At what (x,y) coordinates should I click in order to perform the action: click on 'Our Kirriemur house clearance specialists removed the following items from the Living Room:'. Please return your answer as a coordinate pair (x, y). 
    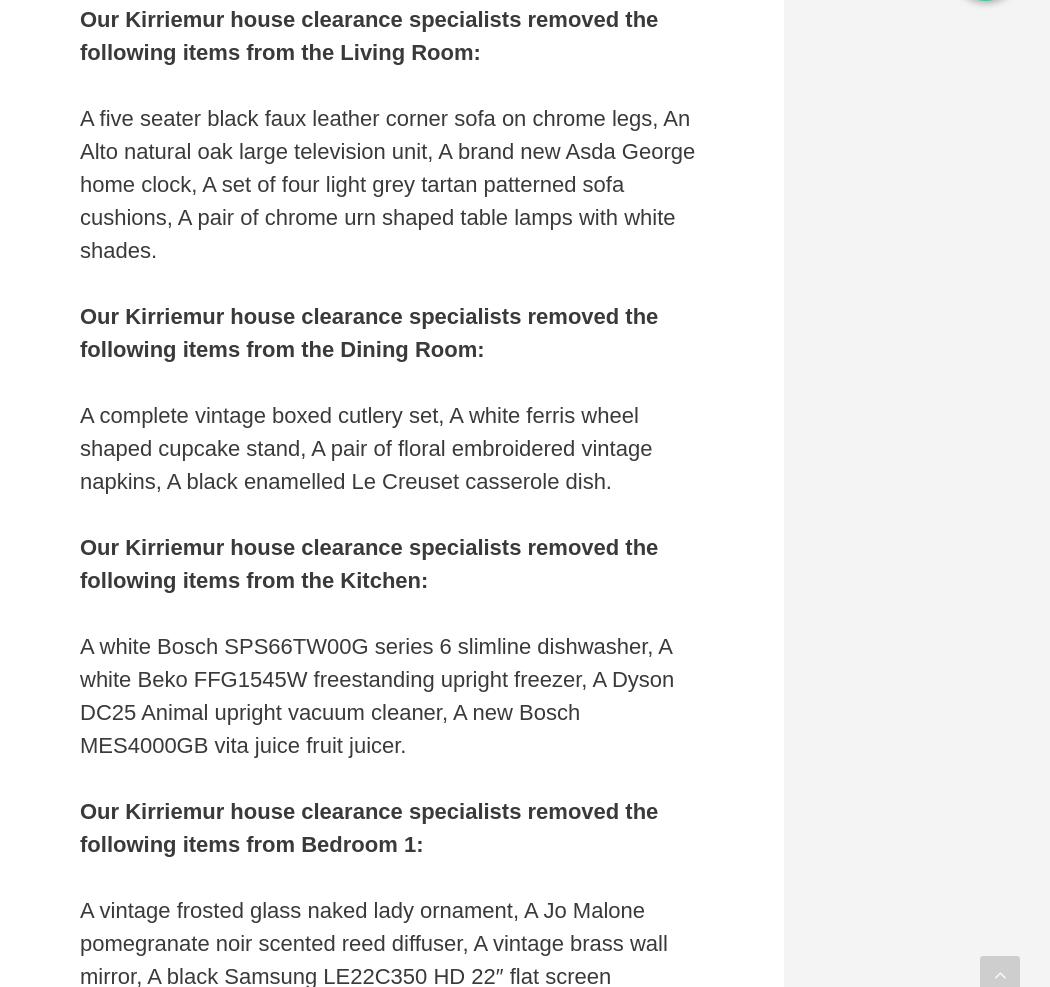
    Looking at the image, I should click on (367, 34).